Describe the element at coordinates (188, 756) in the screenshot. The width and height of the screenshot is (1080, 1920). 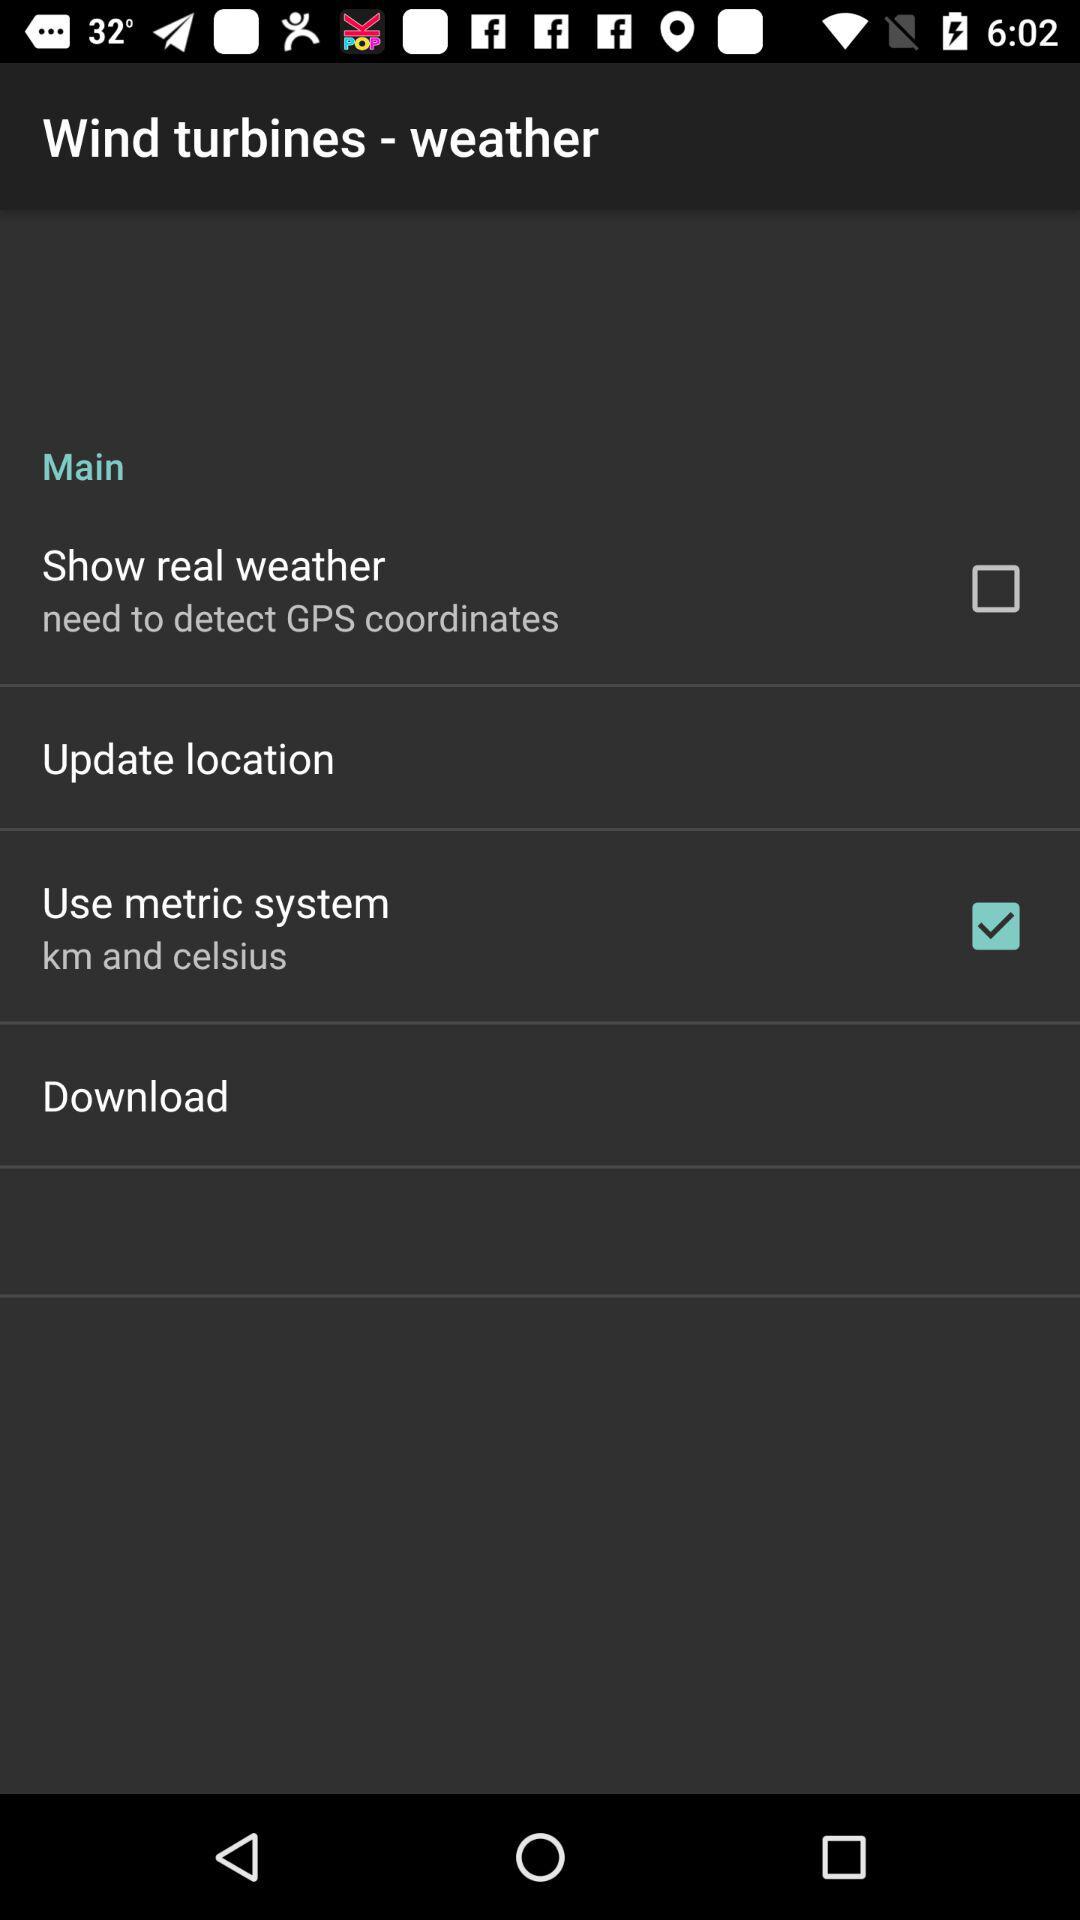
I see `the update location` at that location.